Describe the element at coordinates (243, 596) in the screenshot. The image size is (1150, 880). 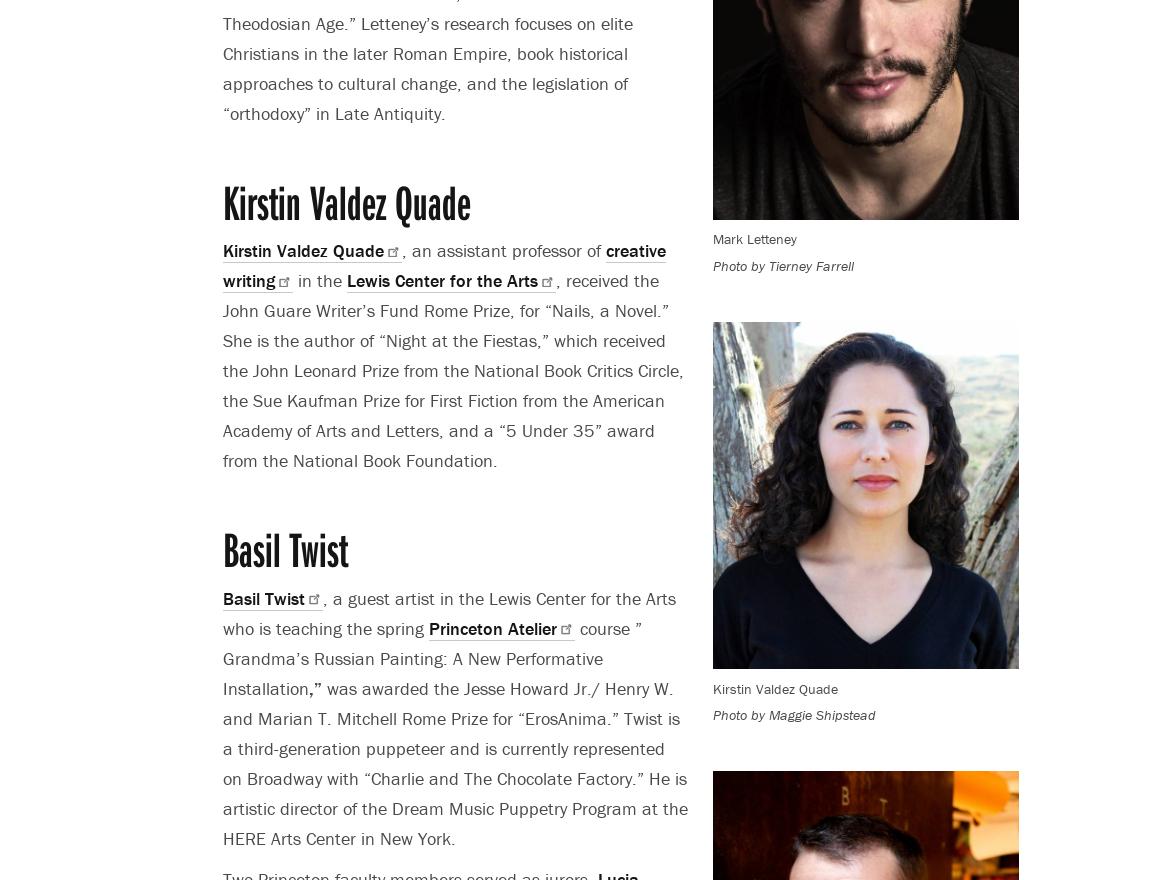
I see `'Basil'` at that location.